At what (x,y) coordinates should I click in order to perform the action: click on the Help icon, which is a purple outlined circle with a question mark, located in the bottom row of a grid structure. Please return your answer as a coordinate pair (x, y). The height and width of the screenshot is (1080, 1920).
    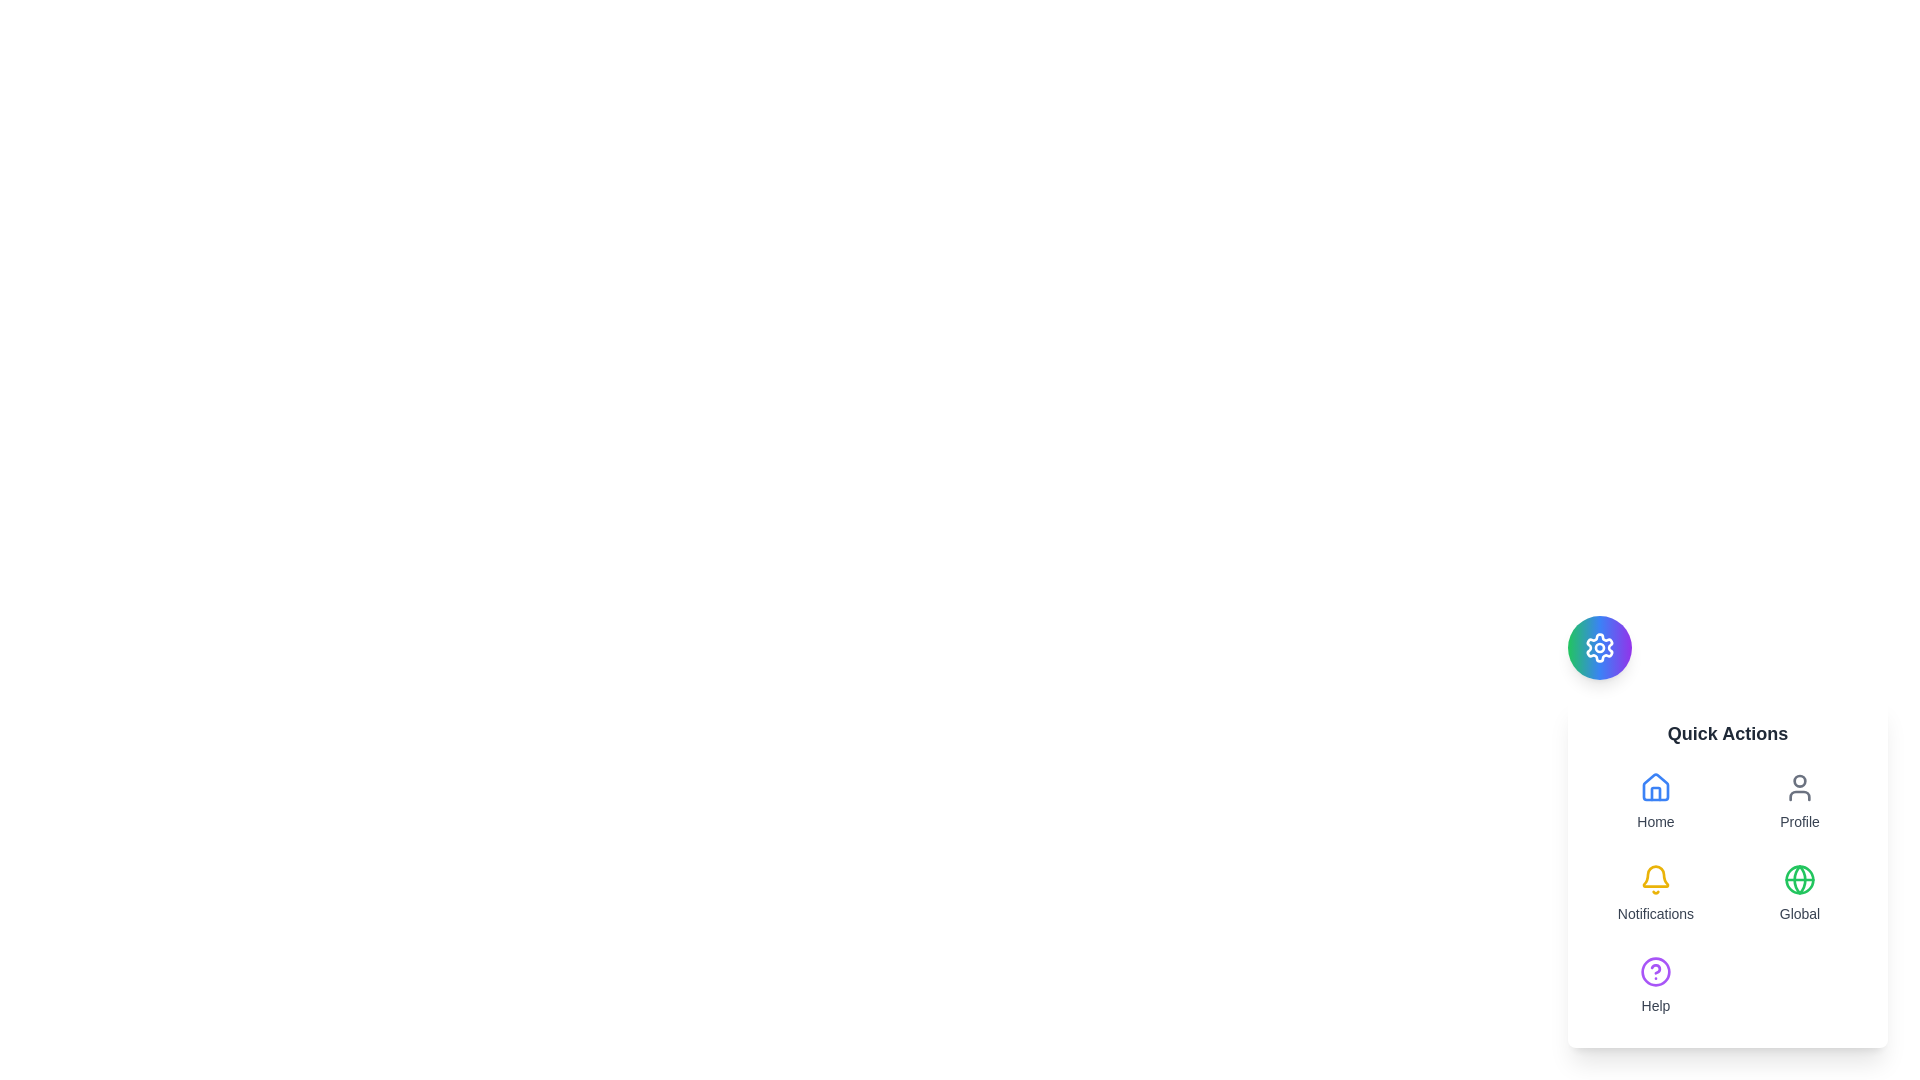
    Looking at the image, I should click on (1656, 985).